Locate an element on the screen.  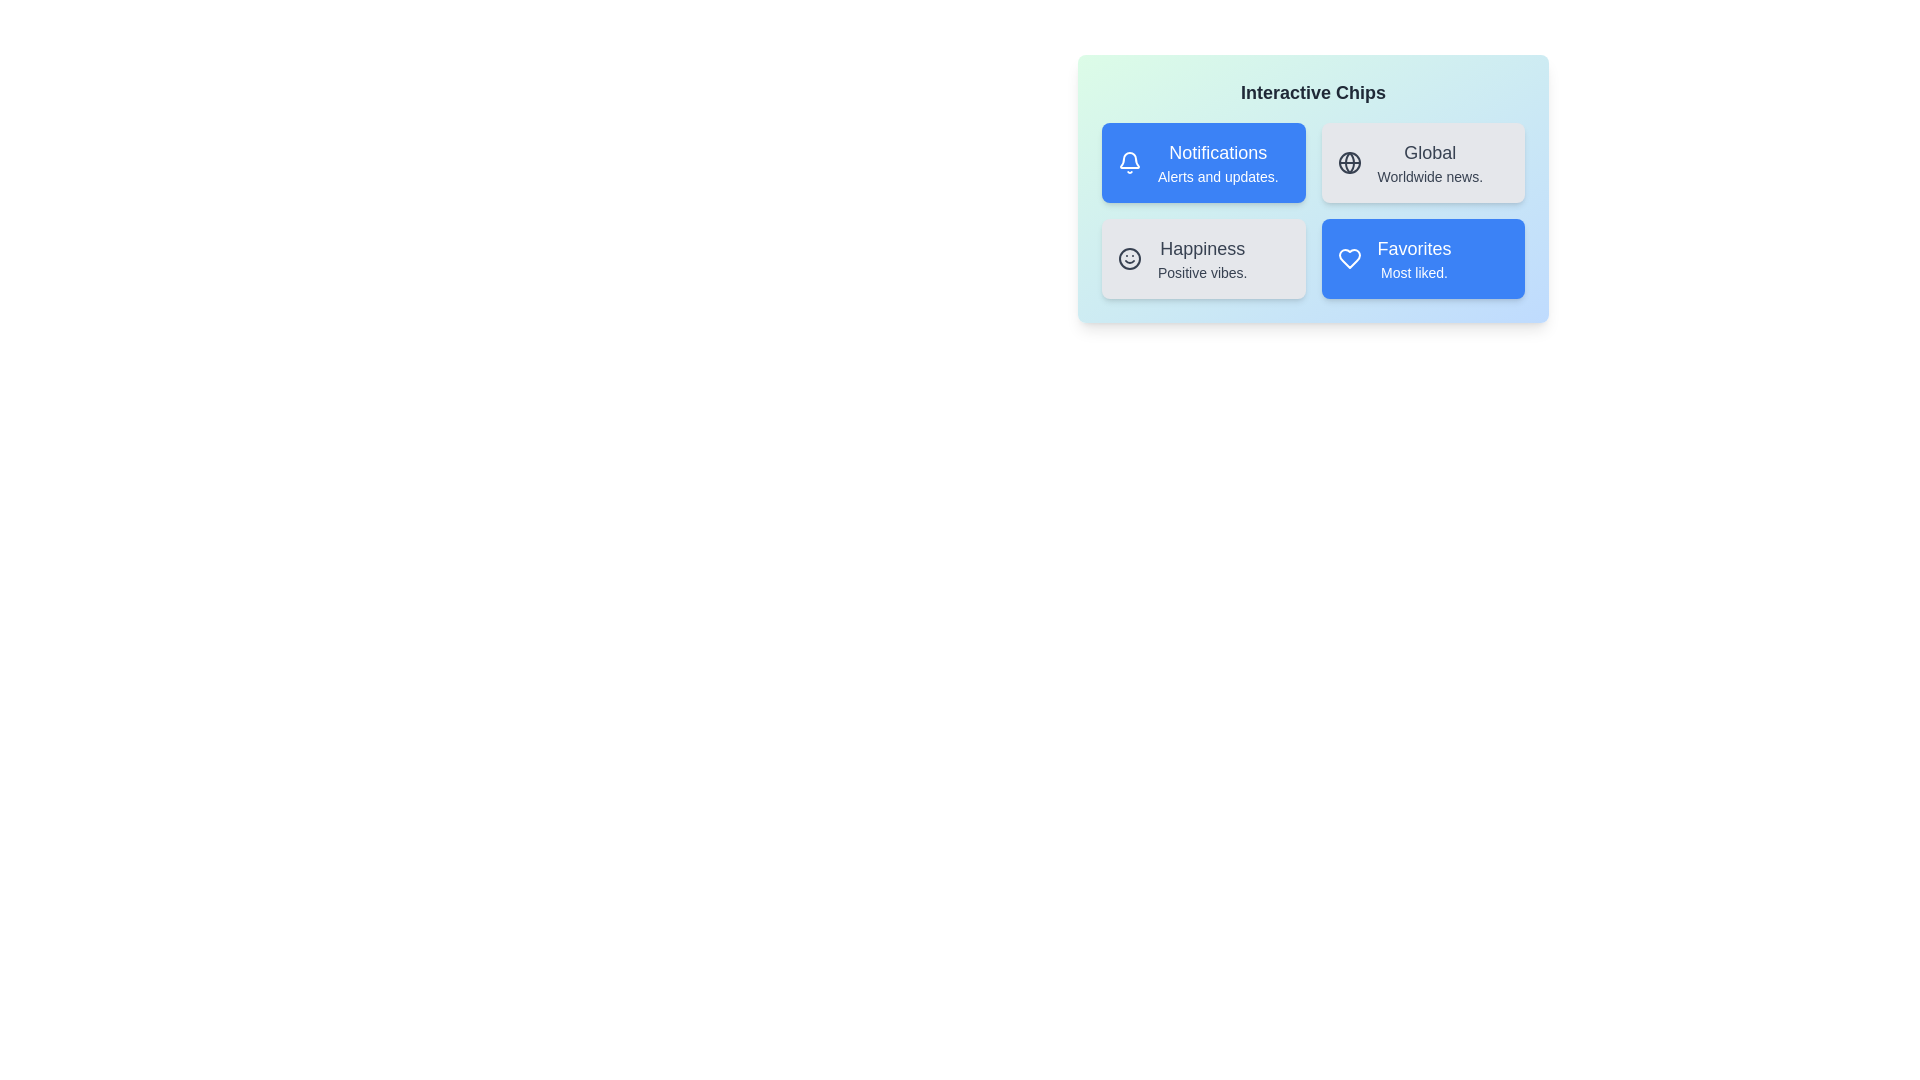
the chip labeled Happiness is located at coordinates (1202, 257).